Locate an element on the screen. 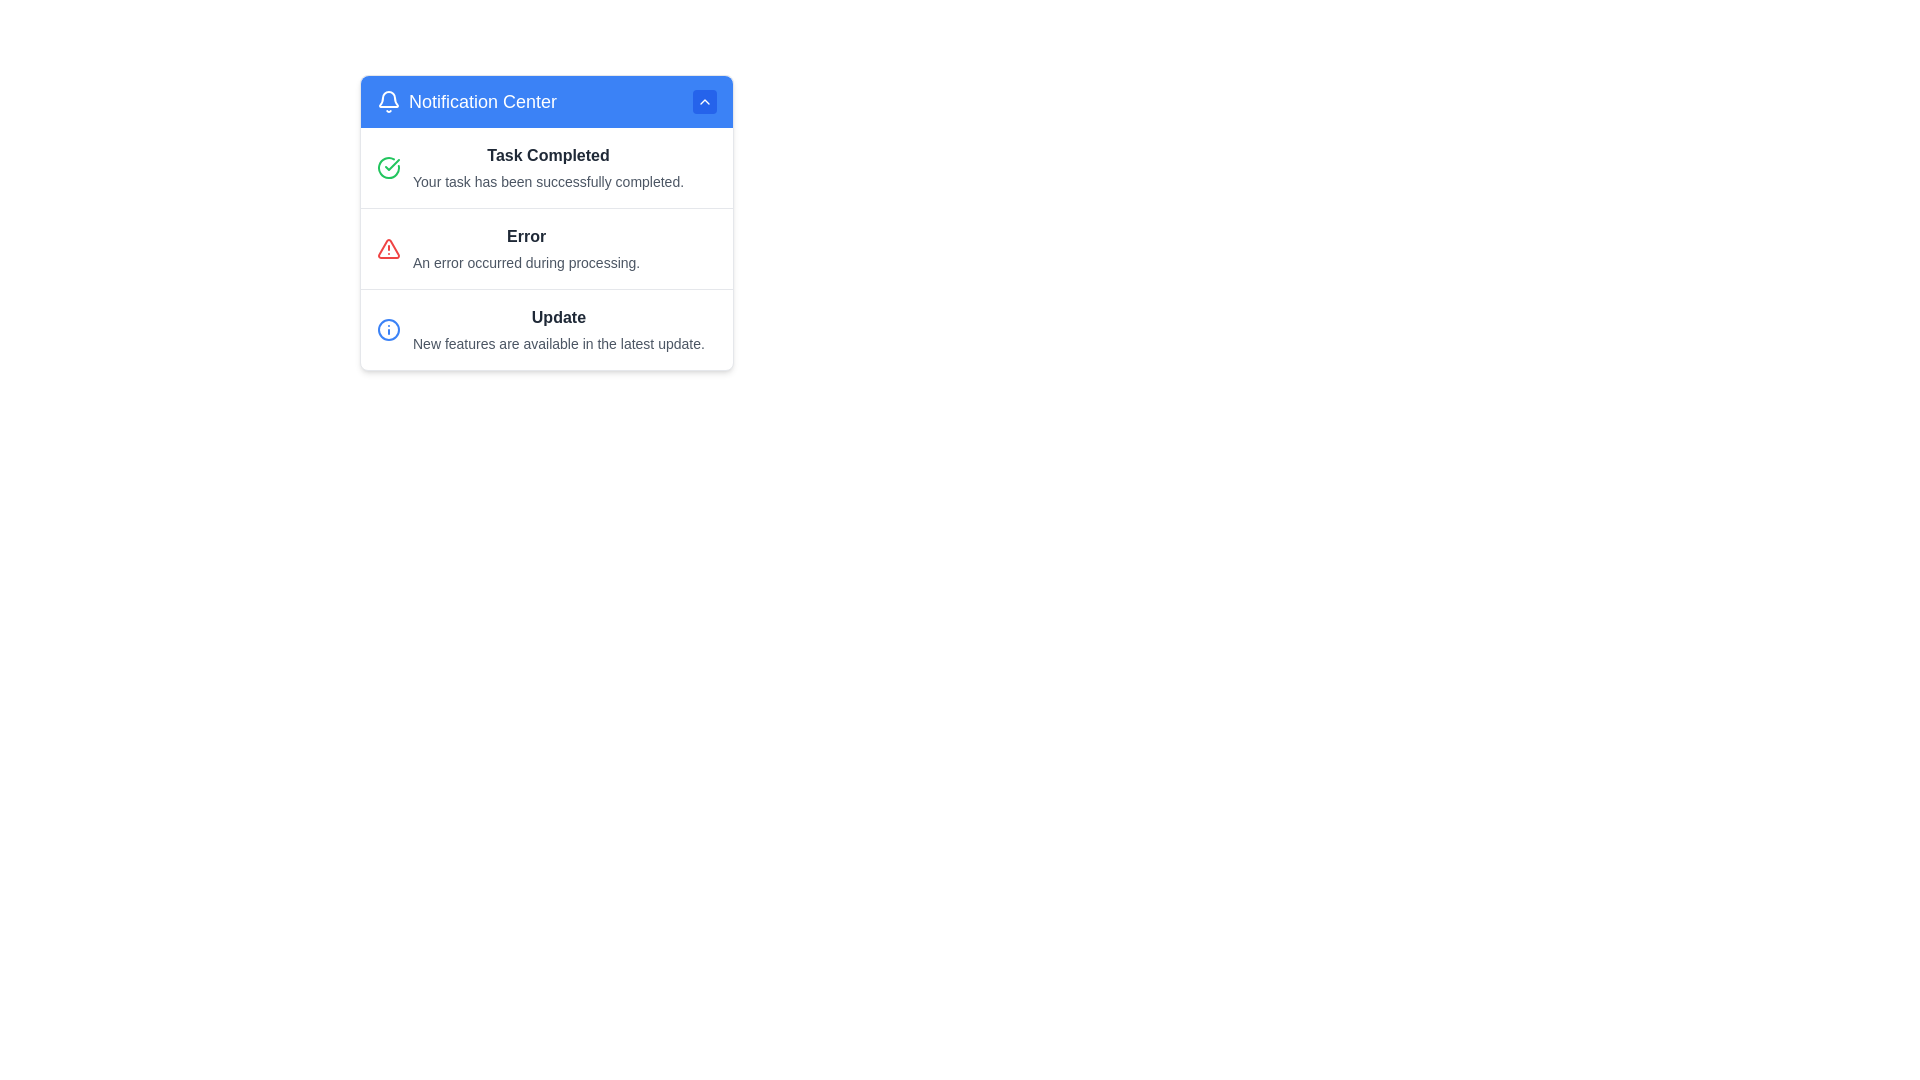 The image size is (1920, 1080). the error notification icon located to the left of the text 'Error' in the notification panel is located at coordinates (388, 247).